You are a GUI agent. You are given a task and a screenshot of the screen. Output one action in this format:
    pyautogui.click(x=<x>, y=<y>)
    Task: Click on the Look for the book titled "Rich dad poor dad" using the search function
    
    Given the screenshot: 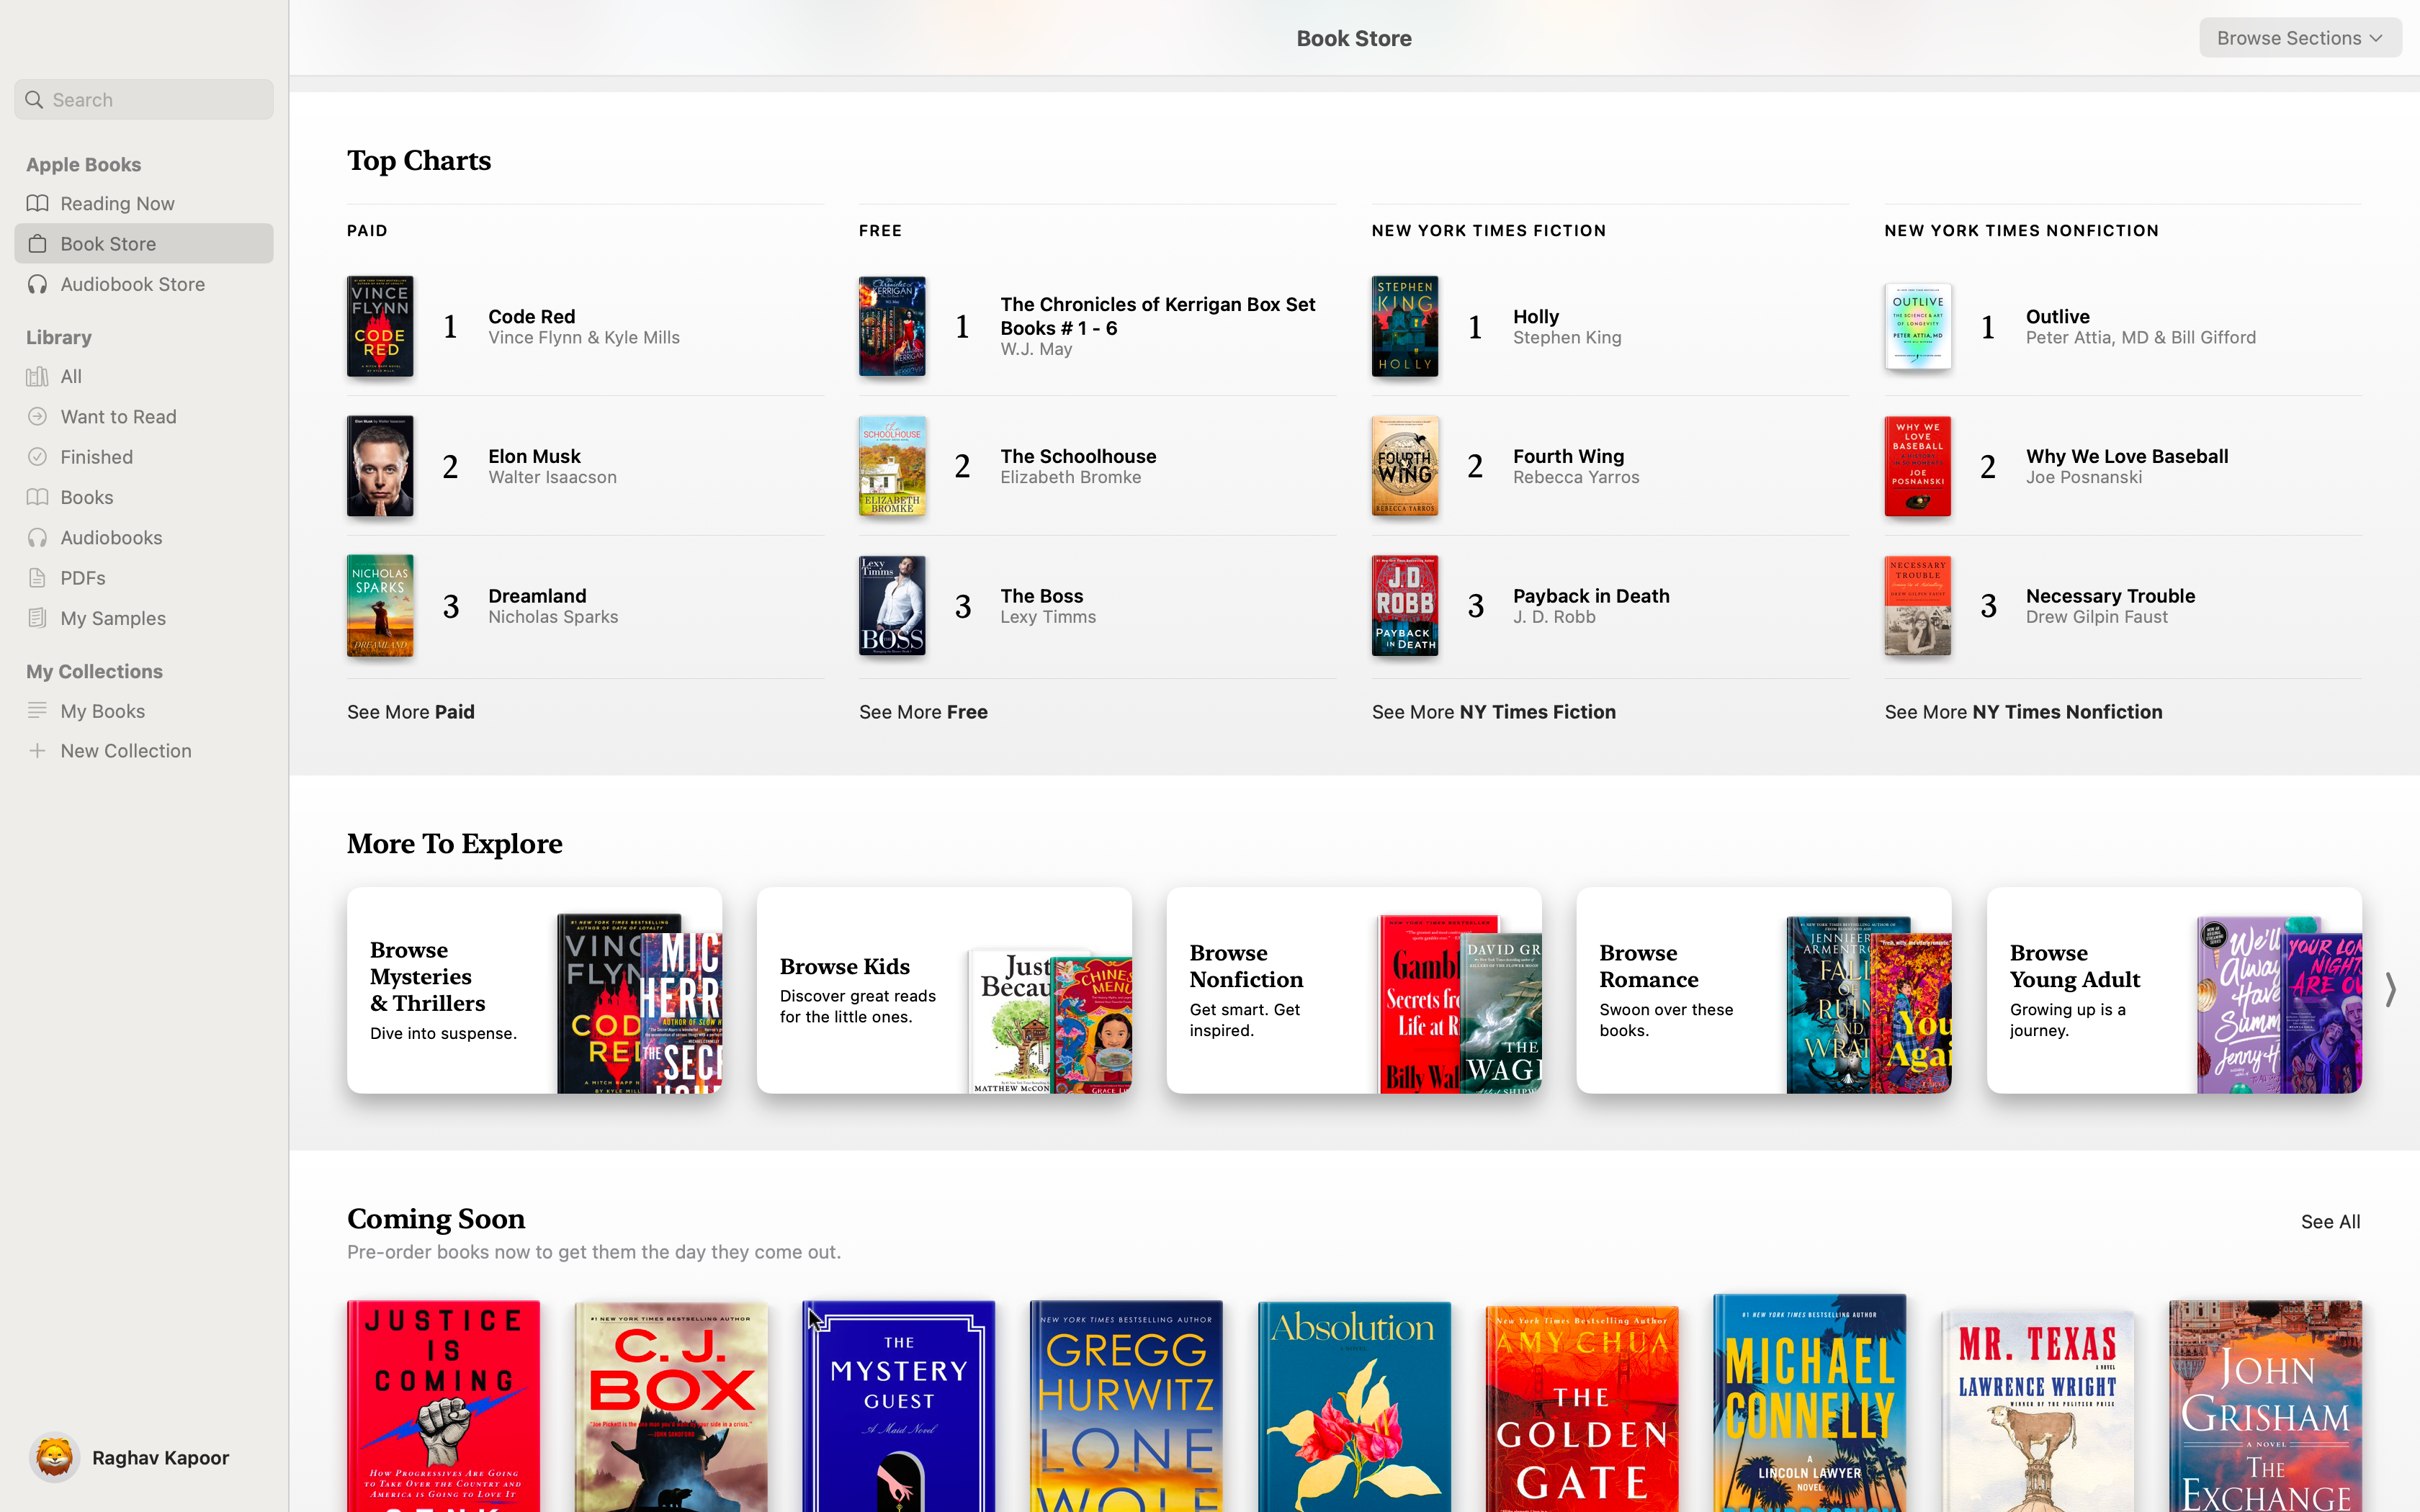 What is the action you would take?
    pyautogui.click(x=143, y=99)
    